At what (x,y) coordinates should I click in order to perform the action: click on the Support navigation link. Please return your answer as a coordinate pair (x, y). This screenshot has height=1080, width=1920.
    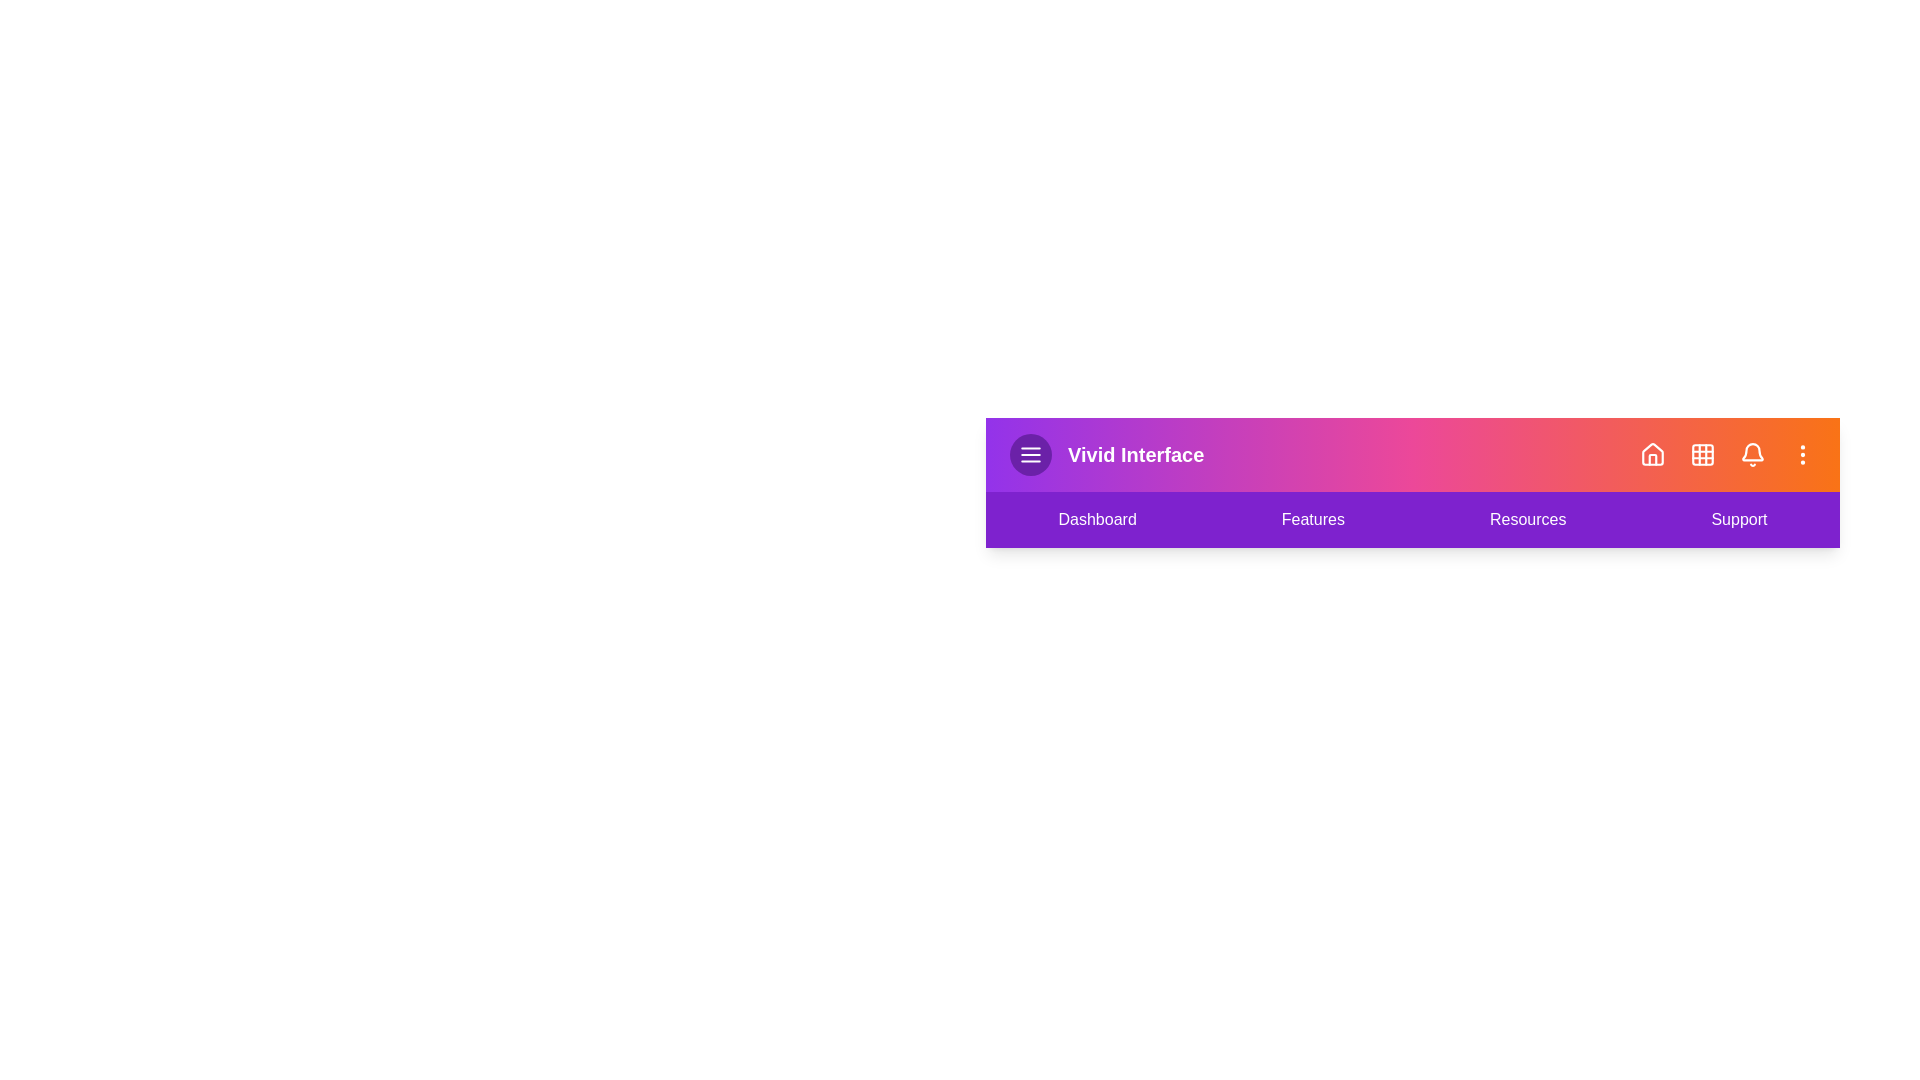
    Looking at the image, I should click on (1738, 519).